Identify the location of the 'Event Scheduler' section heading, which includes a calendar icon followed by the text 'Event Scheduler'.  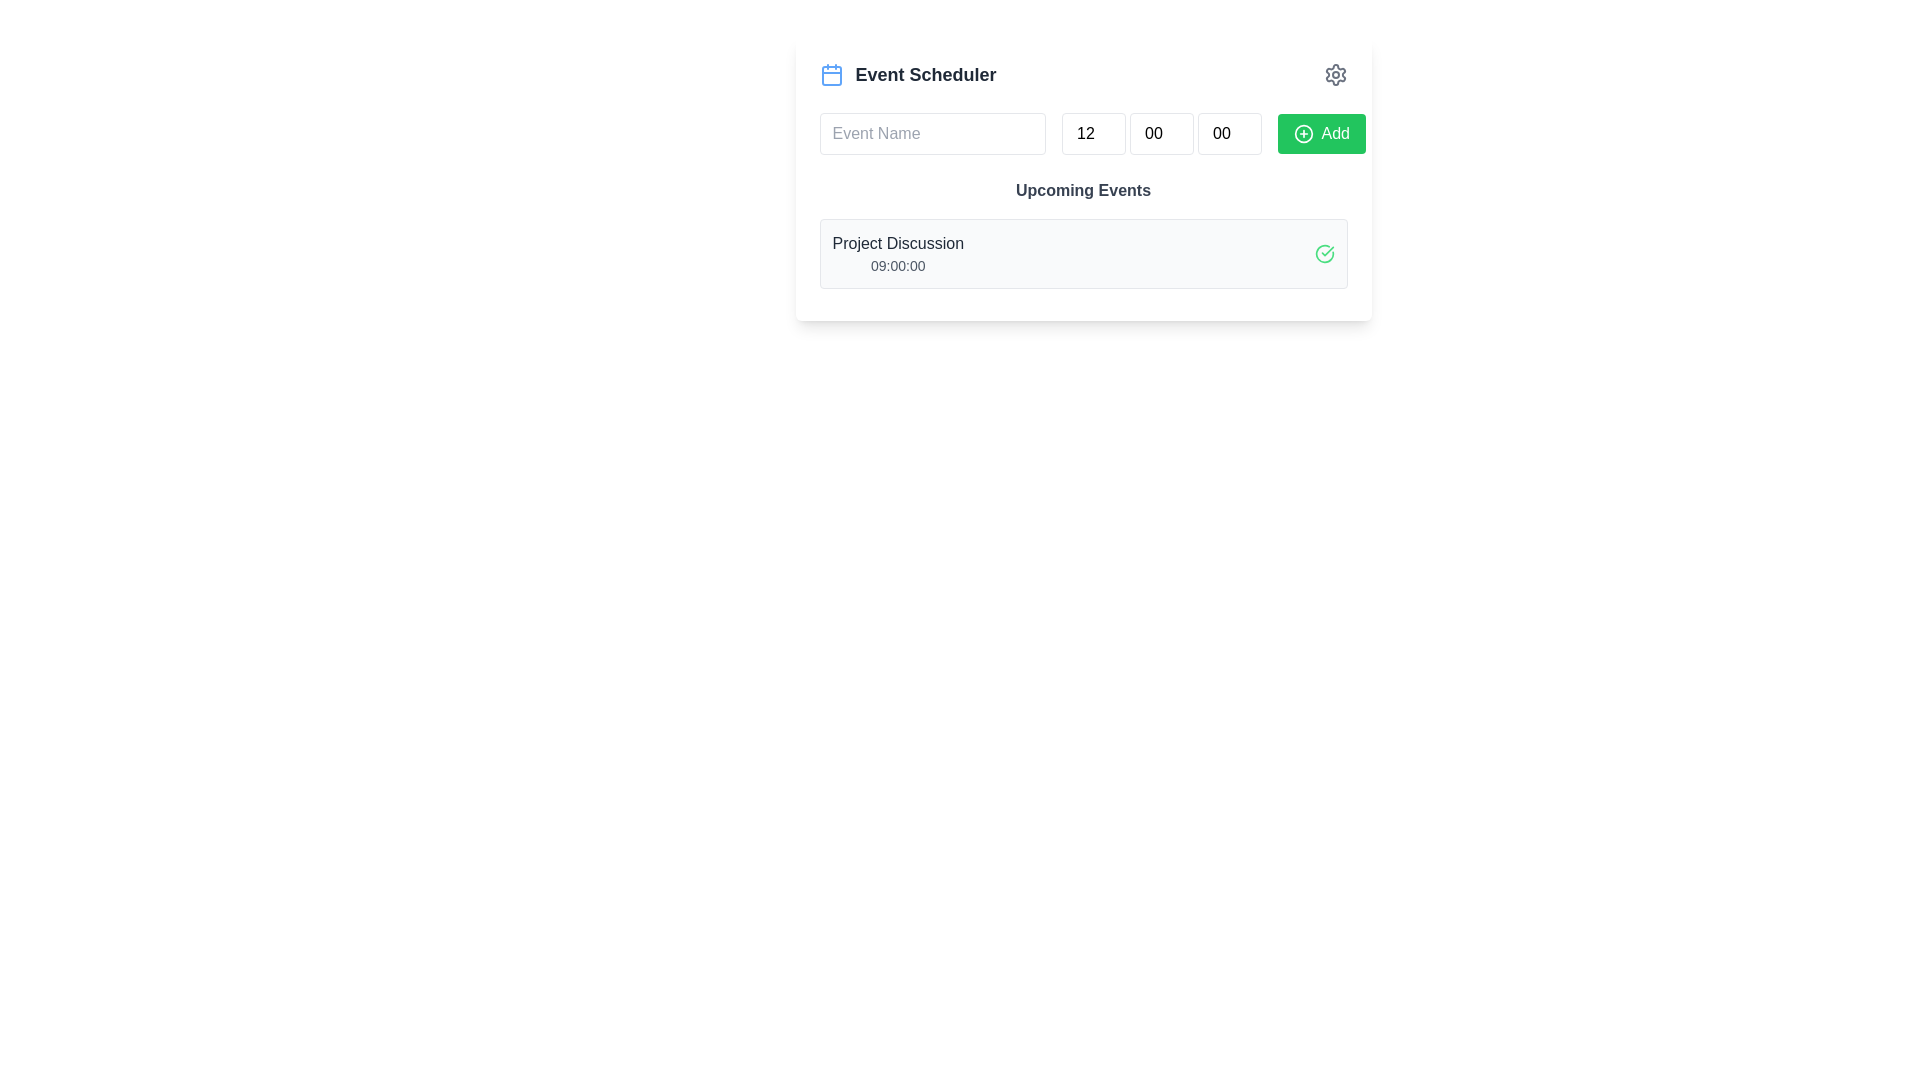
(906, 73).